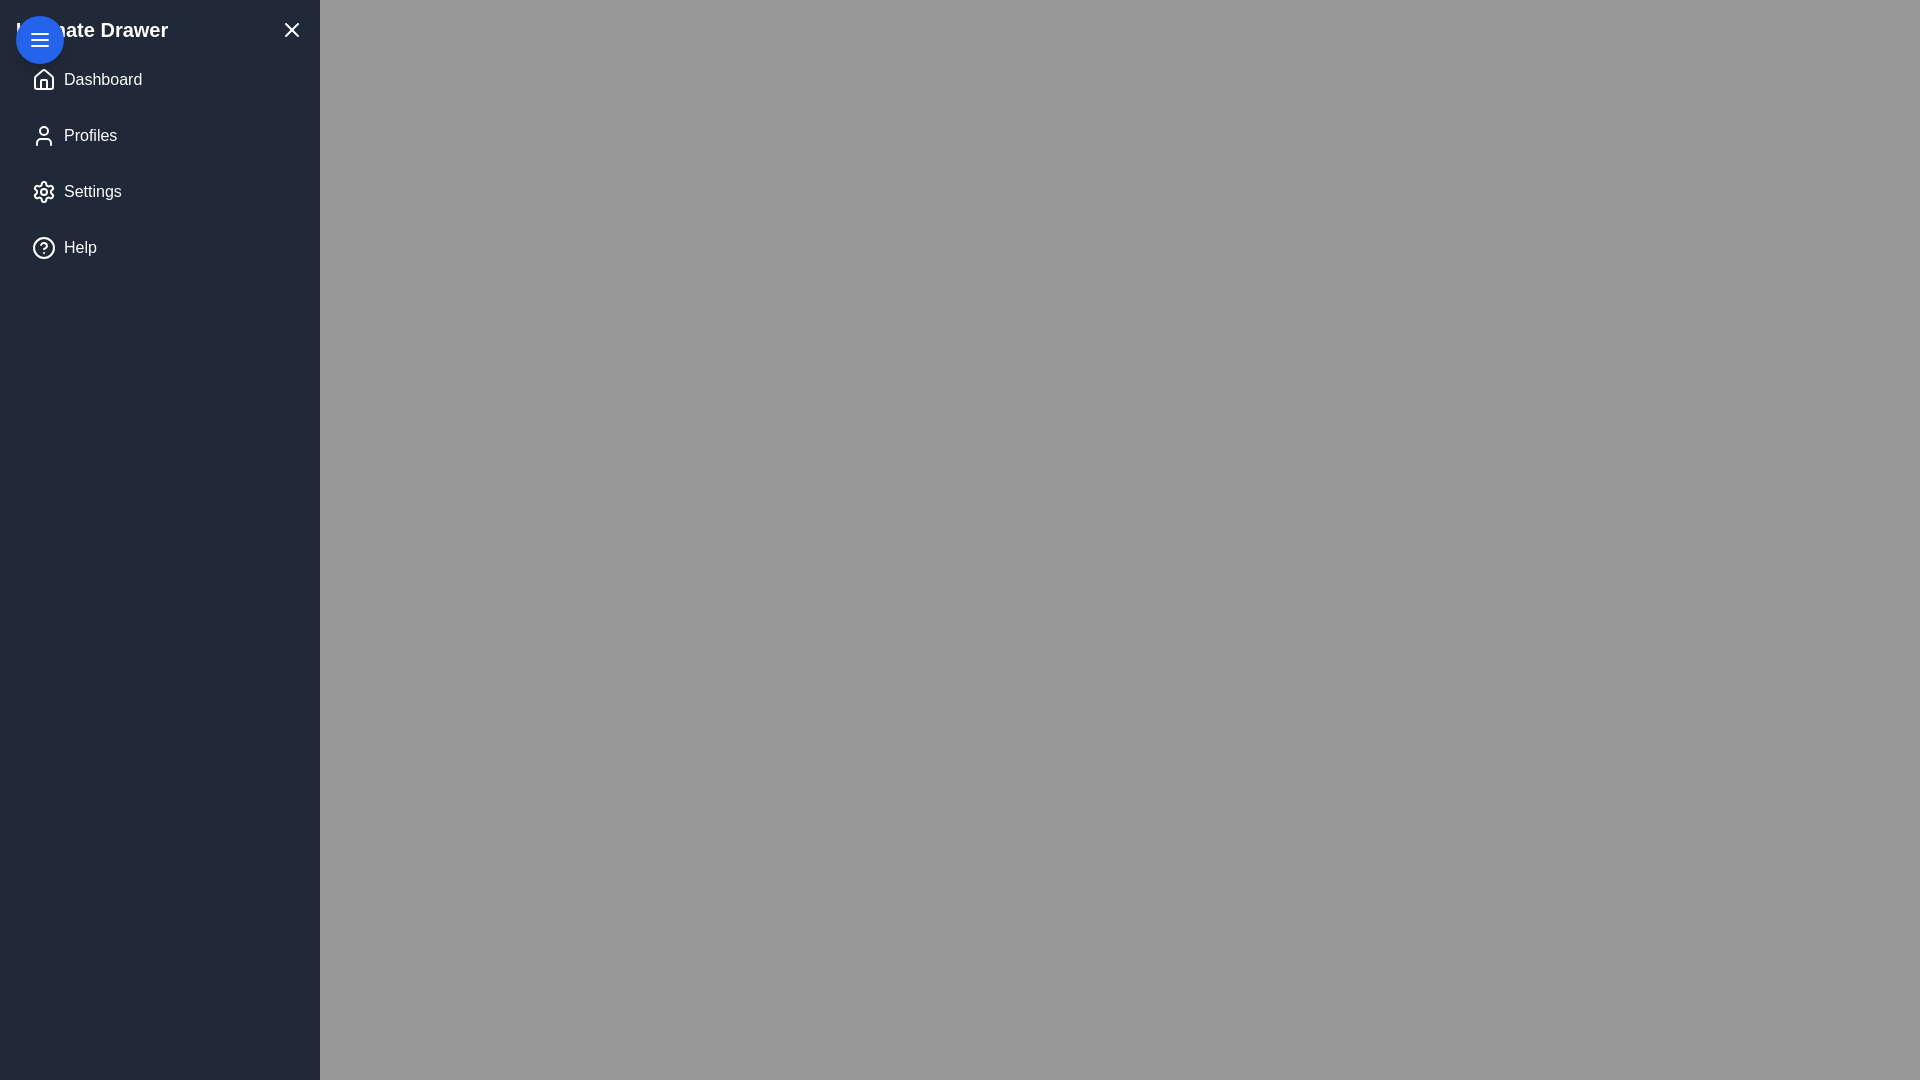 This screenshot has height=1080, width=1920. Describe the element at coordinates (291, 30) in the screenshot. I see `the cross icon located at the top-right corner of the sidebar` at that location.